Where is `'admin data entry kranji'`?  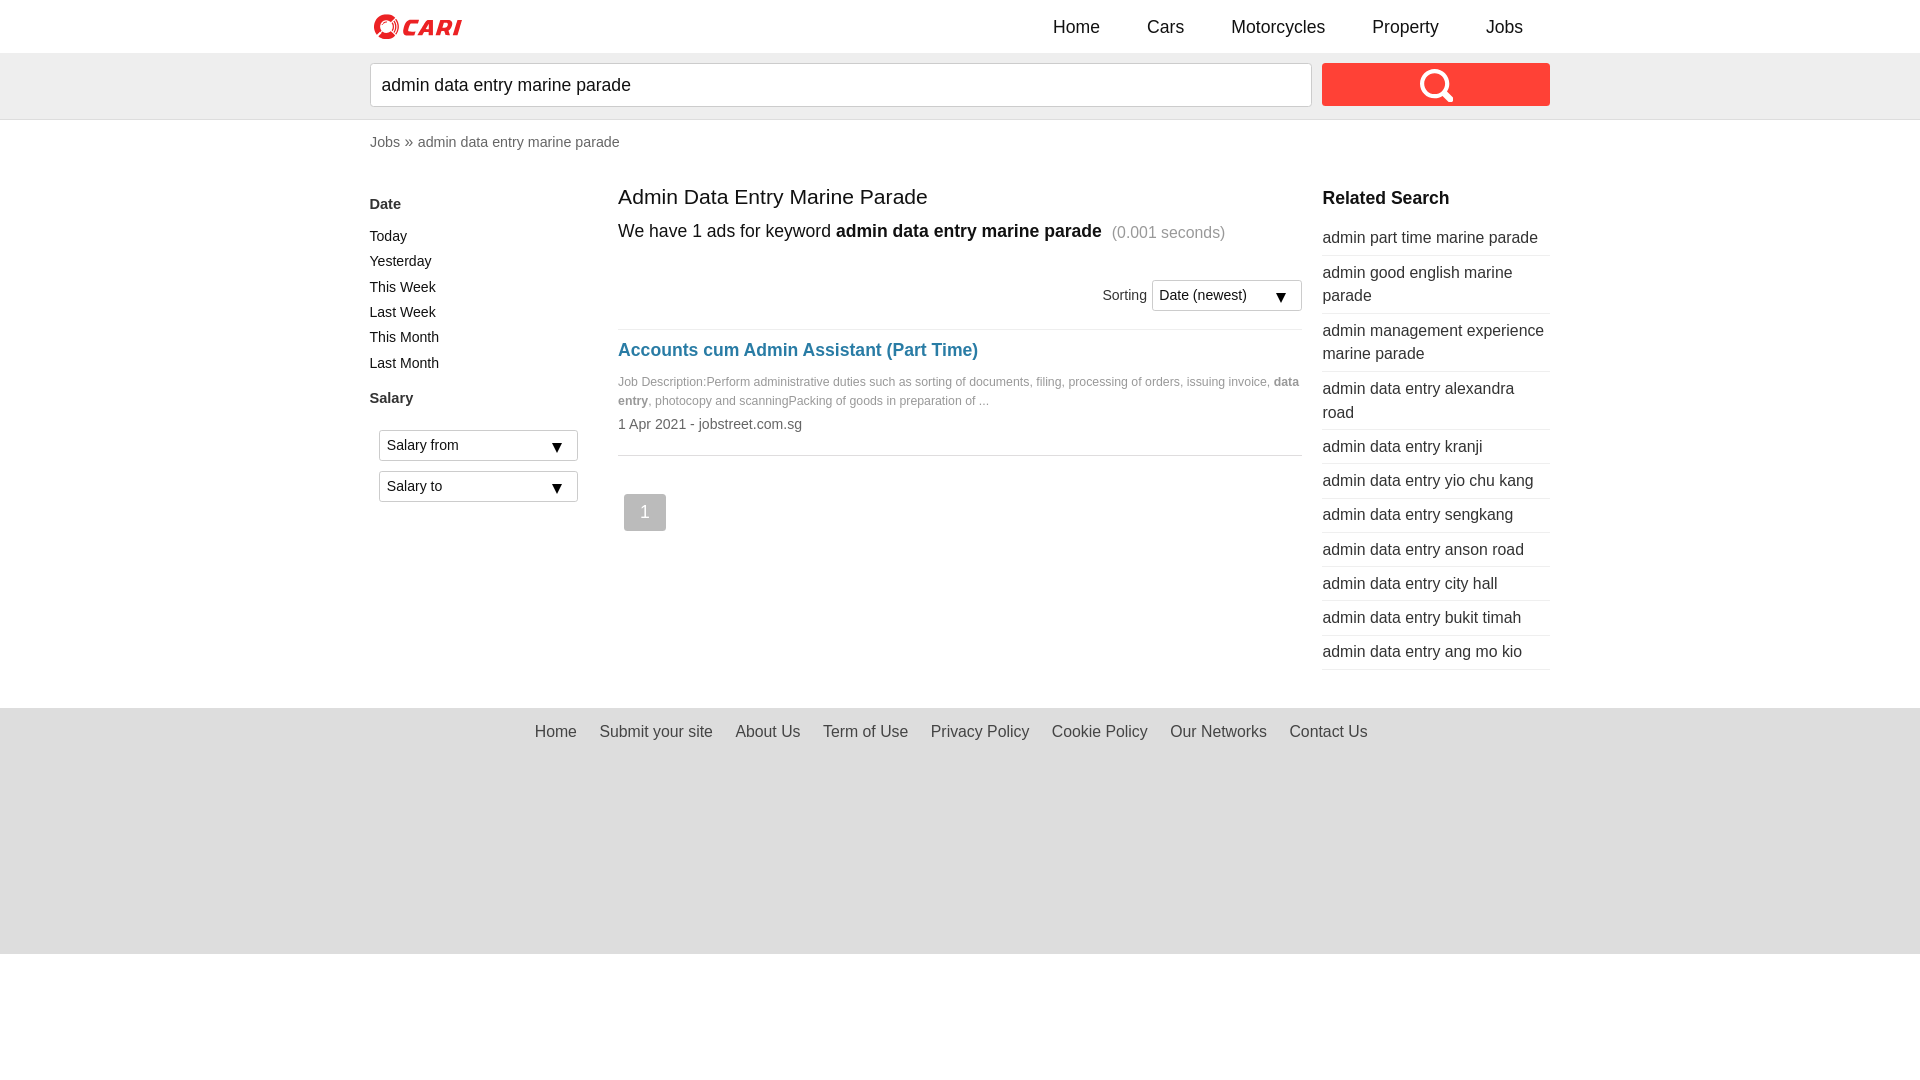
'admin data entry kranji' is located at coordinates (1400, 445).